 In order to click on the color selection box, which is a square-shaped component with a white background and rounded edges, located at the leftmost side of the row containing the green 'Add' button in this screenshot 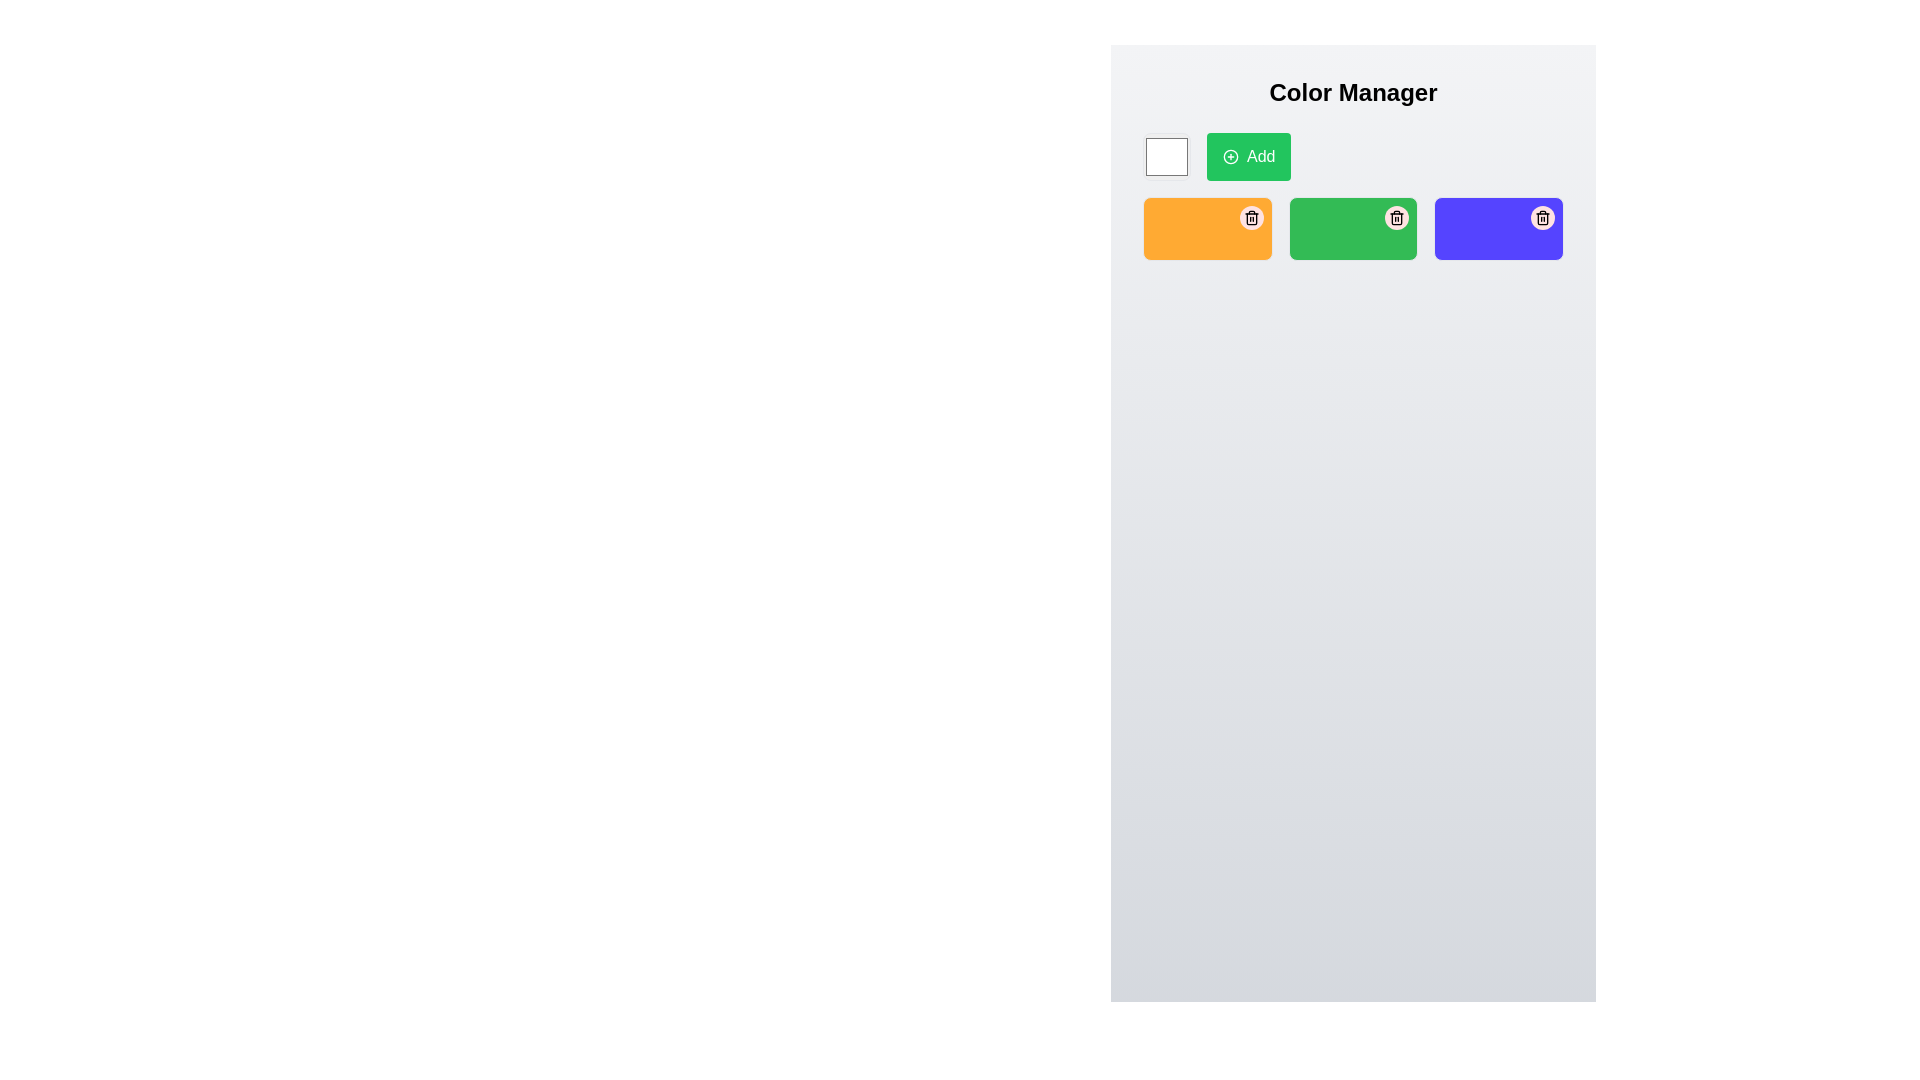, I will do `click(1166, 156)`.